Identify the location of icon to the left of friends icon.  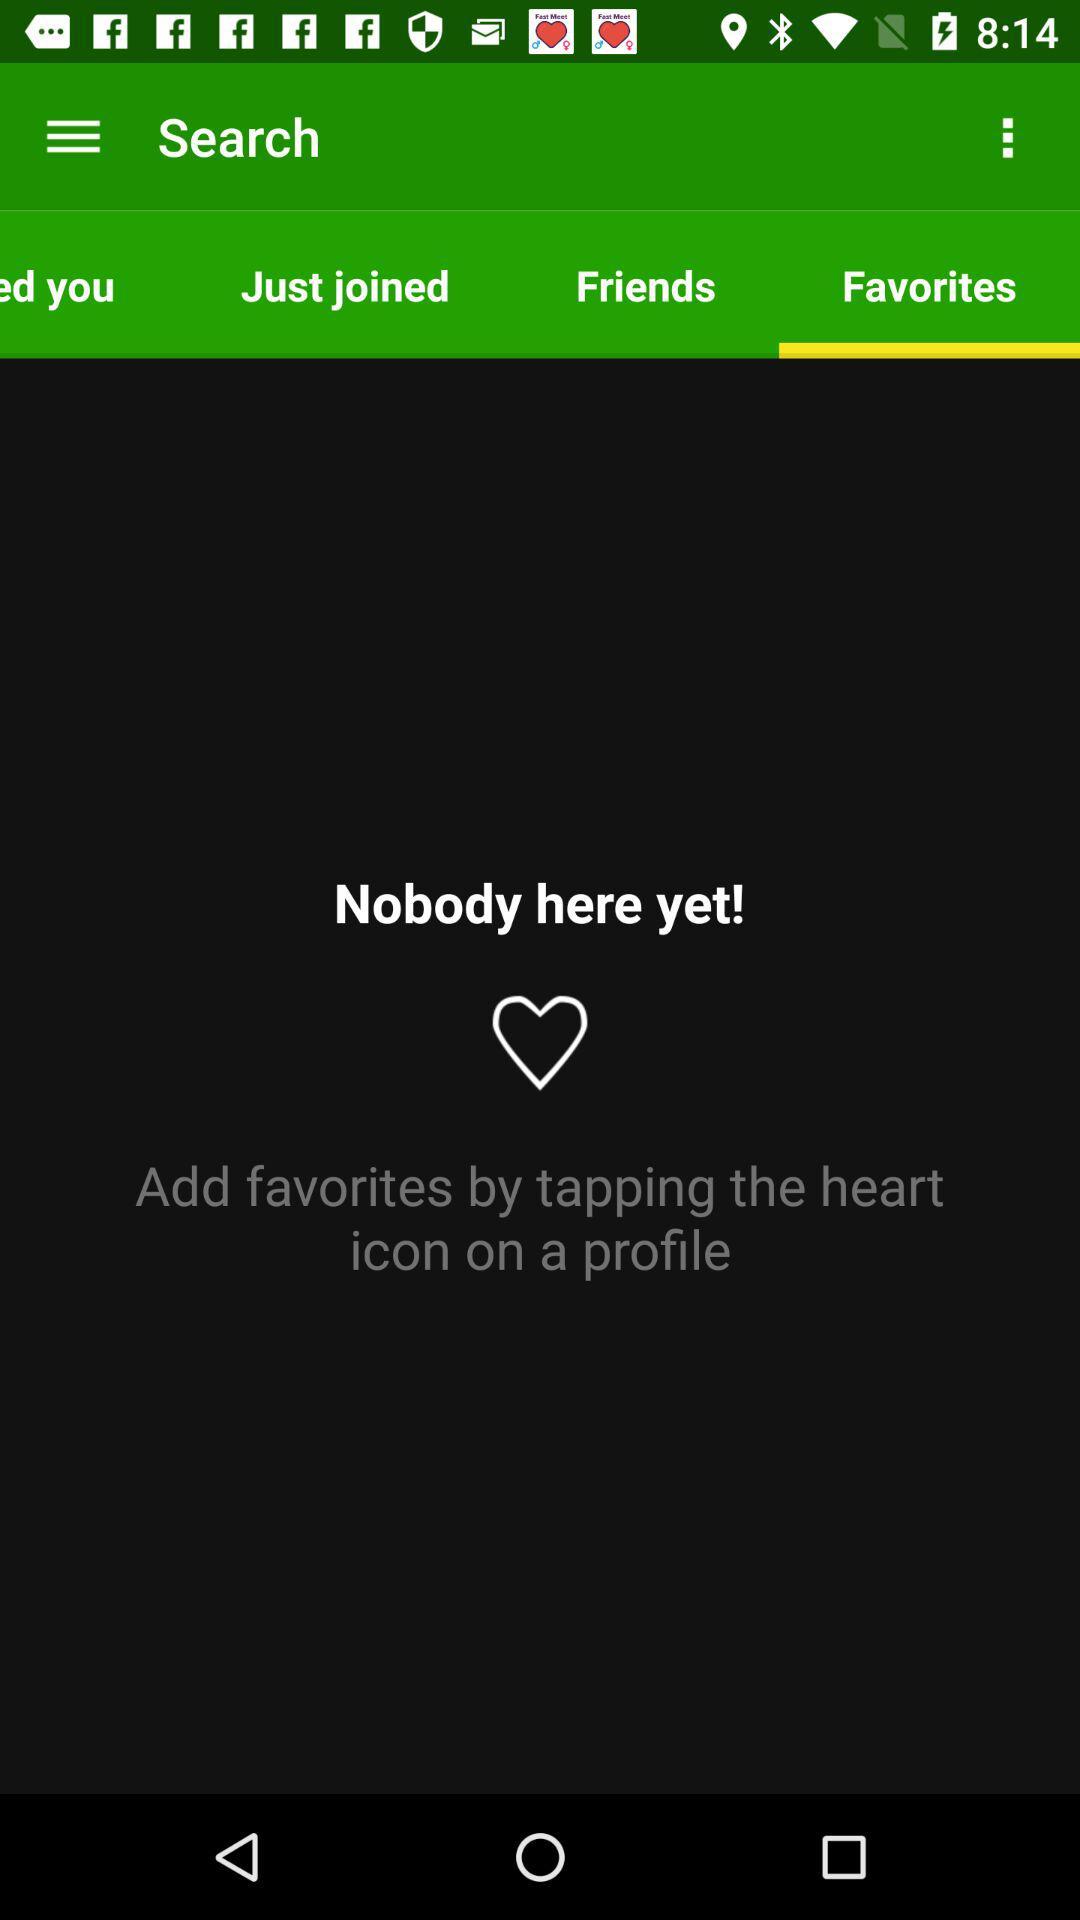
(344, 283).